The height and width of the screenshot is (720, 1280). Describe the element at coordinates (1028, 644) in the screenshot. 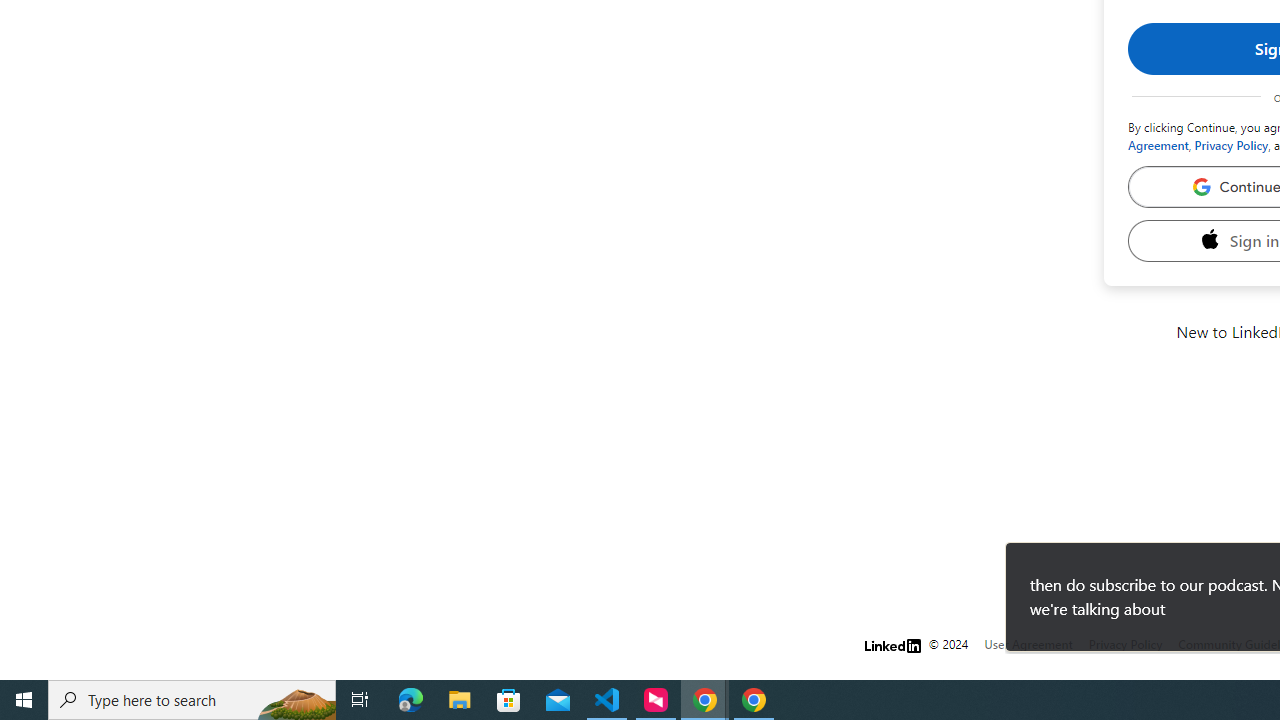

I see `'User Agreement'` at that location.